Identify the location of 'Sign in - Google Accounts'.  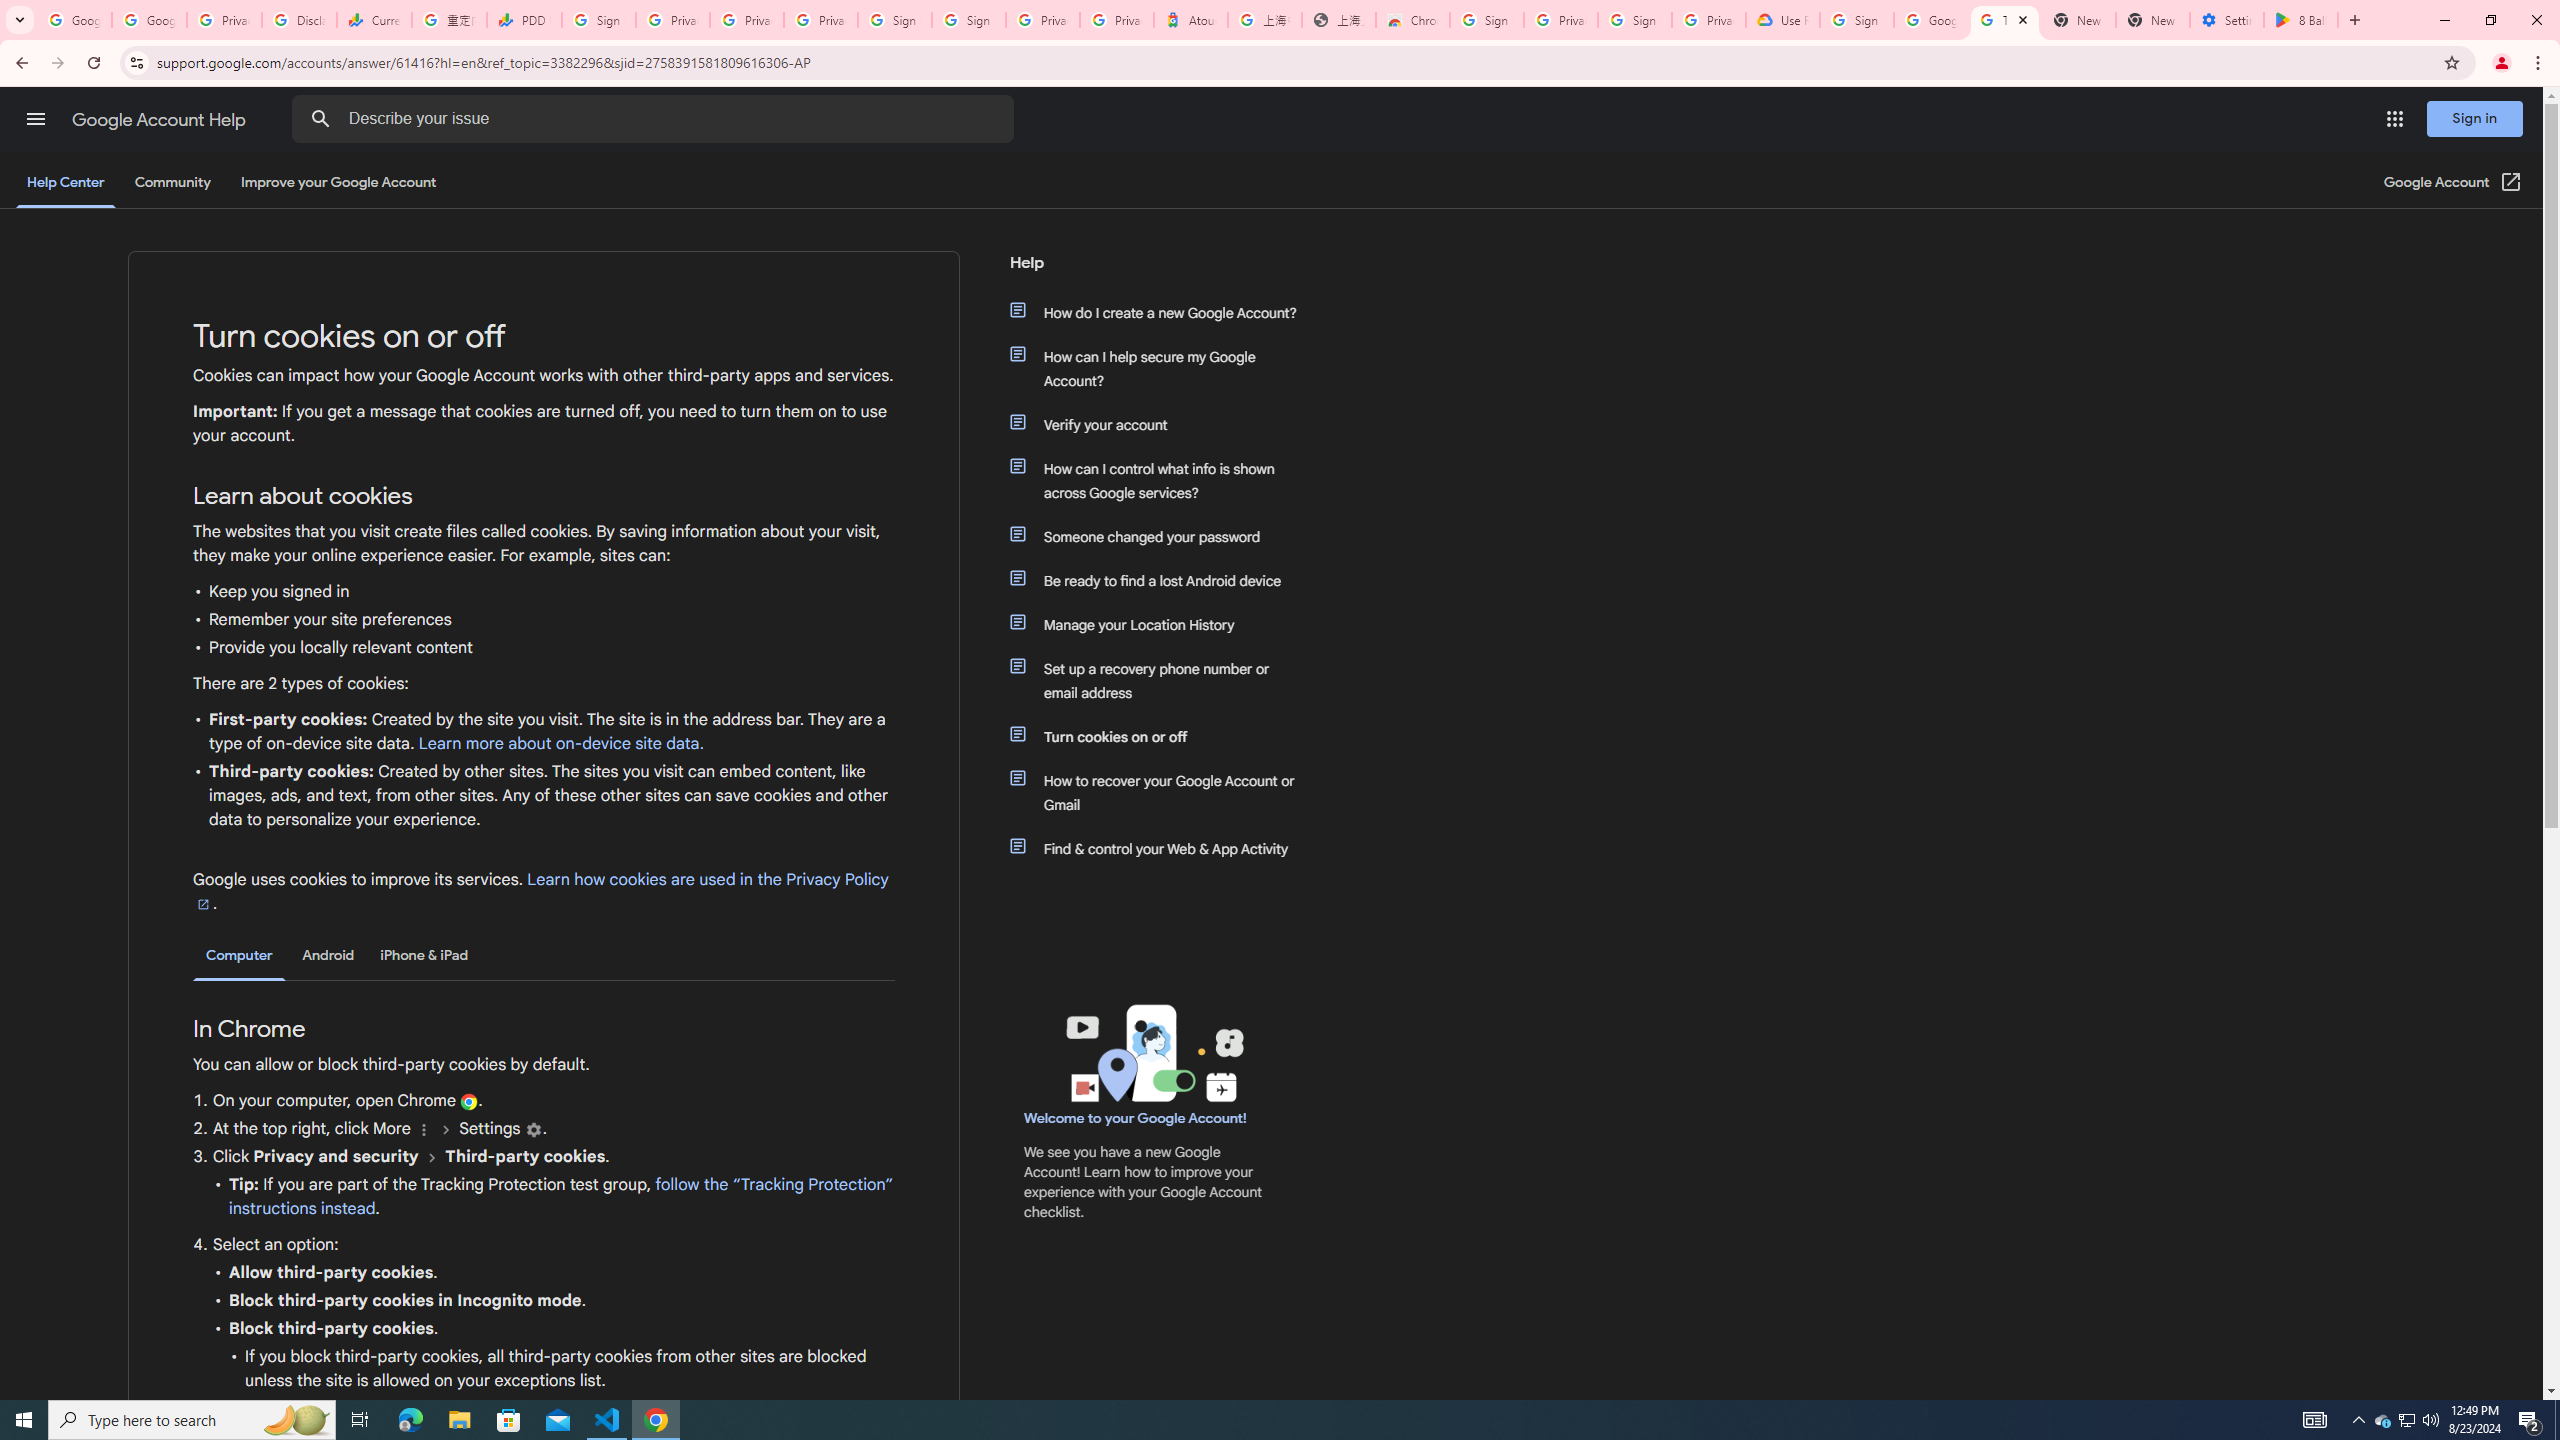
(1855, 19).